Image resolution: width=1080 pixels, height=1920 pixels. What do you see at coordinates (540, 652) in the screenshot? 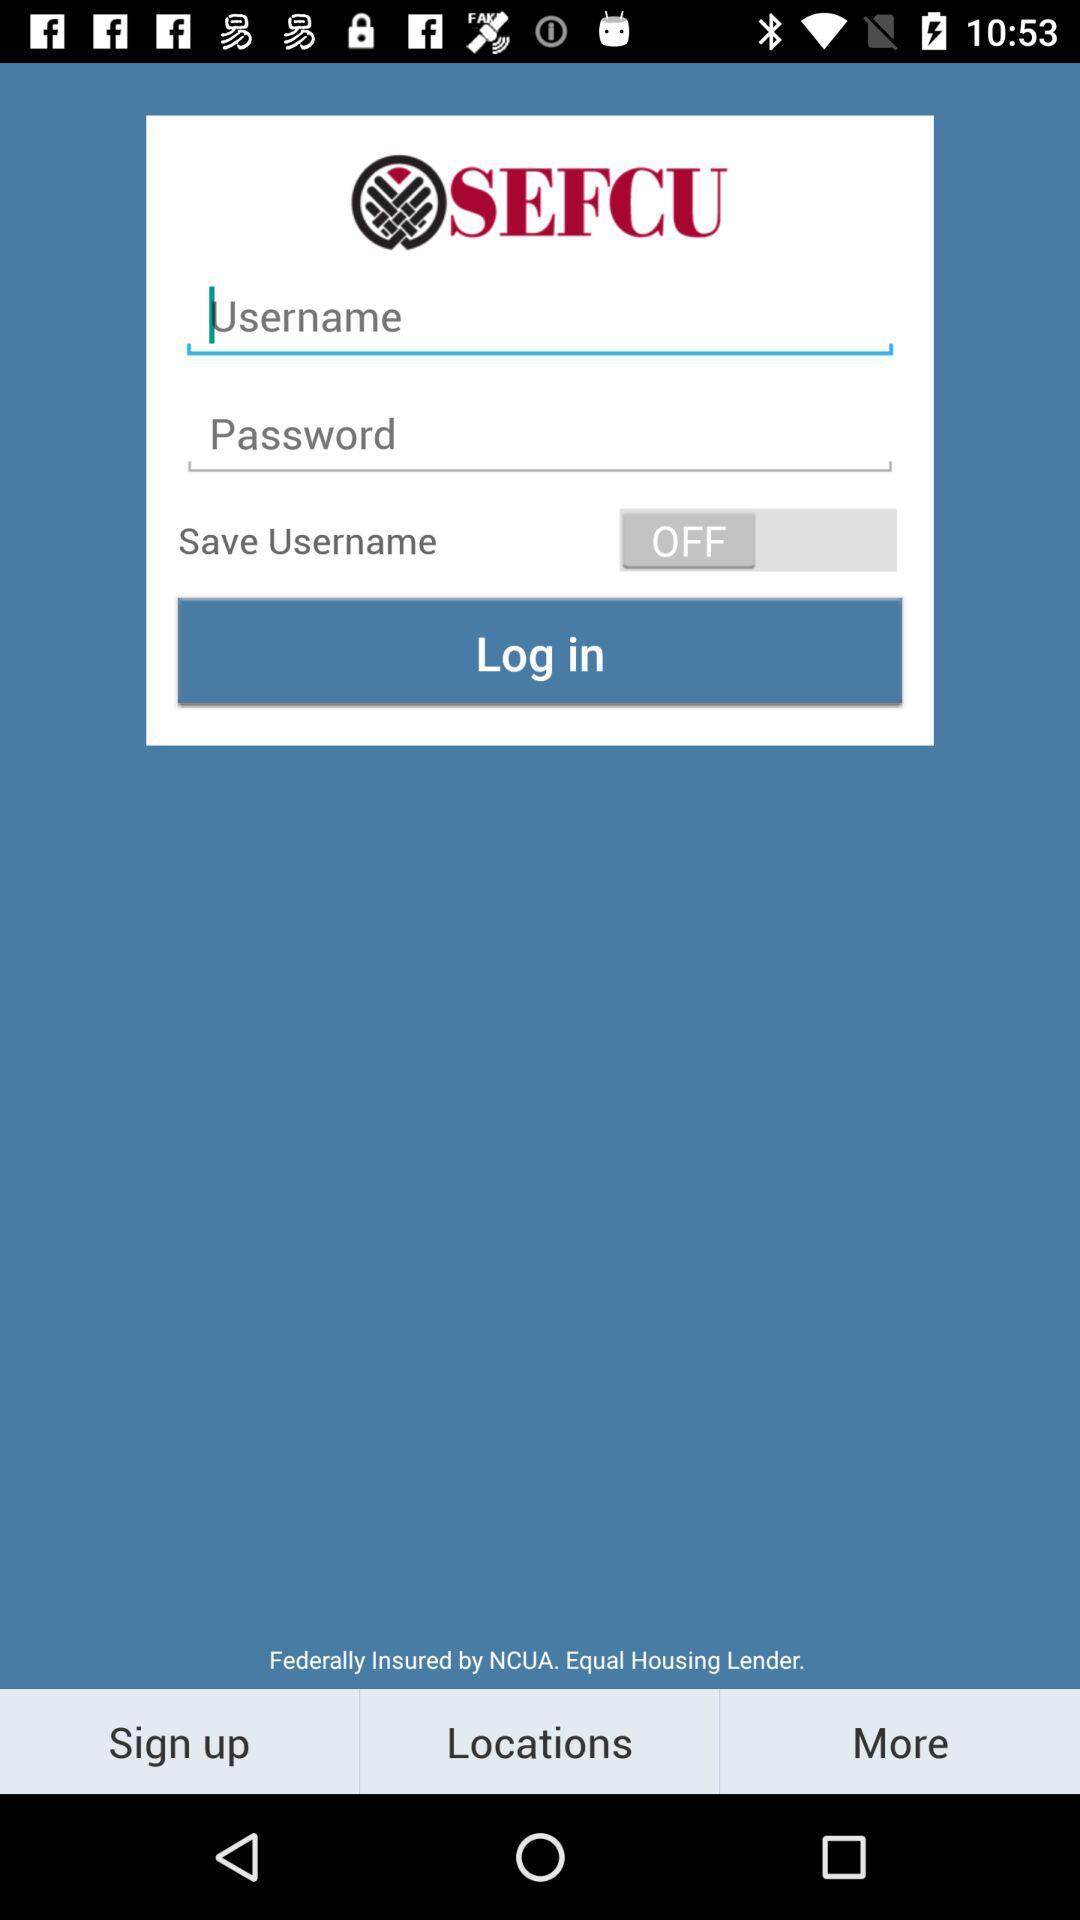
I see `log in item` at bounding box center [540, 652].